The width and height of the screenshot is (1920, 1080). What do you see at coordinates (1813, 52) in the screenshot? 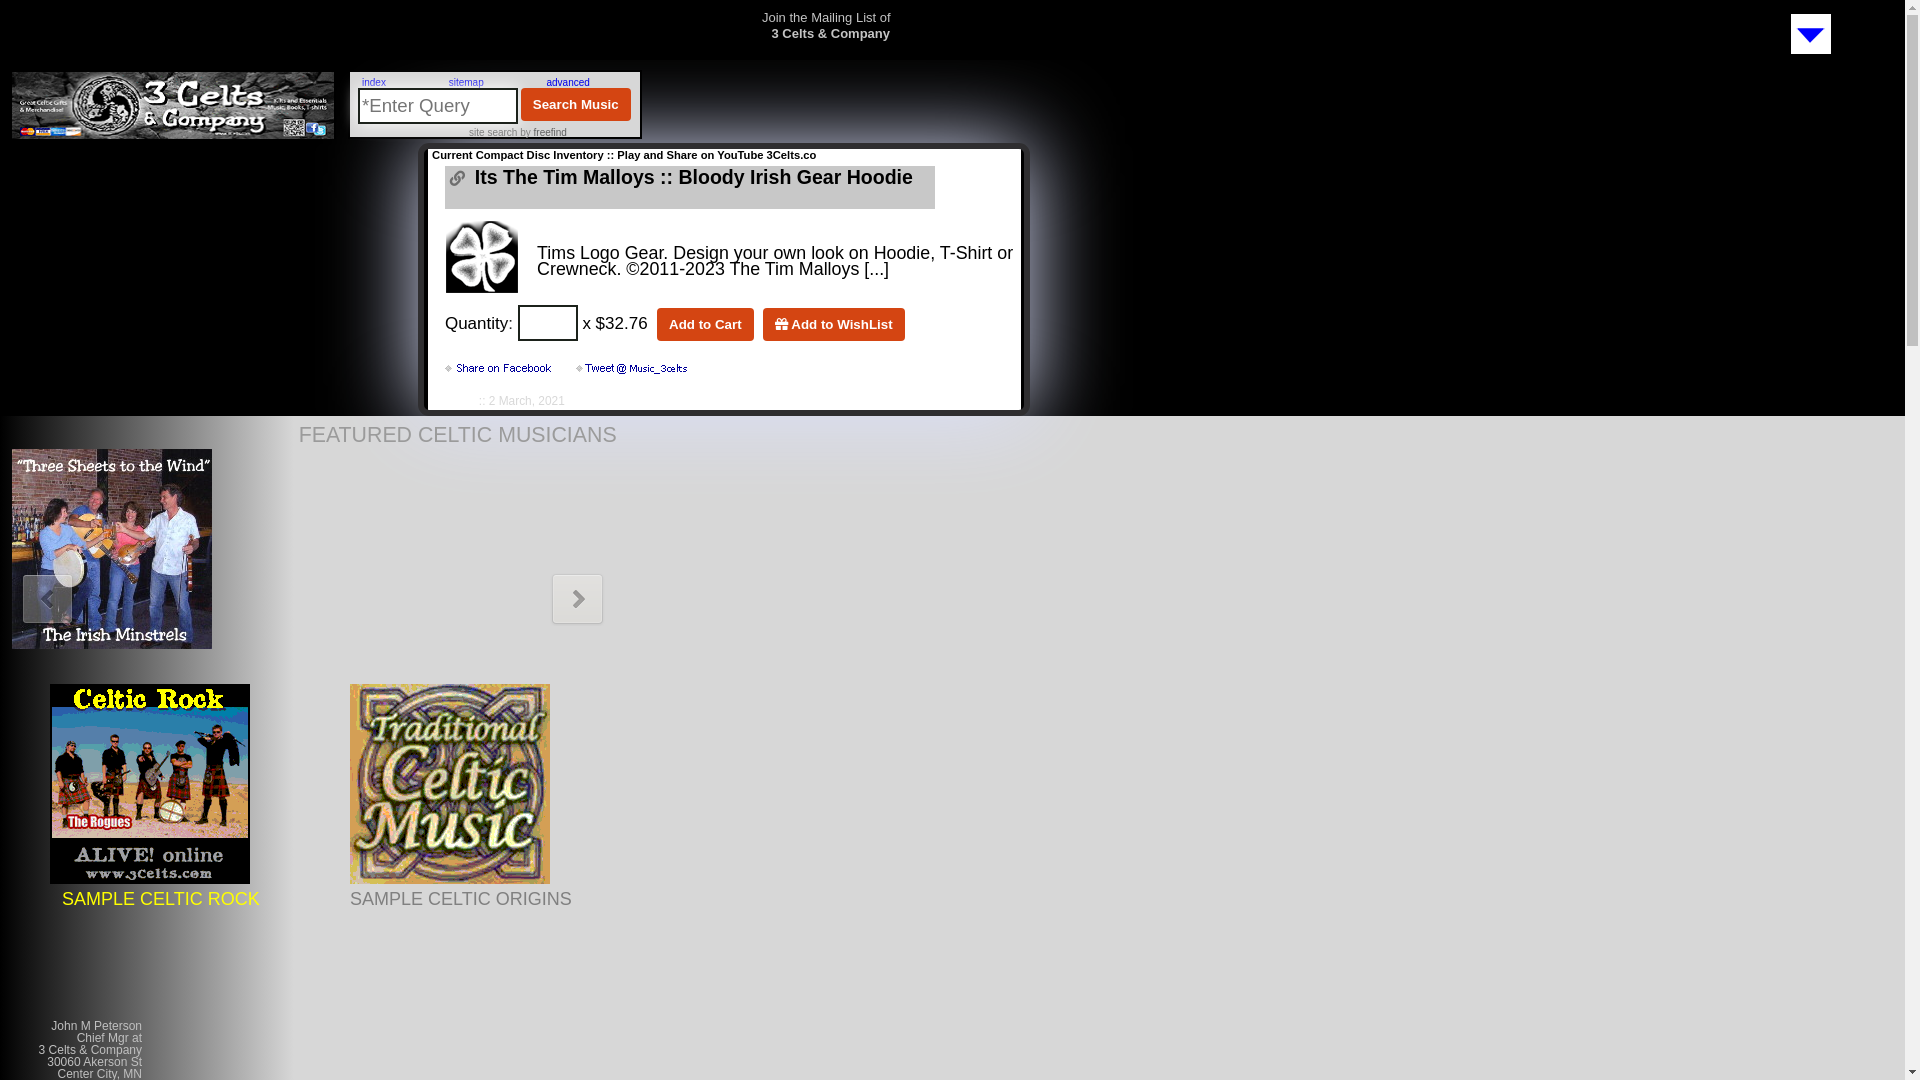
I see `'Subscribe to Mailing List'` at bounding box center [1813, 52].